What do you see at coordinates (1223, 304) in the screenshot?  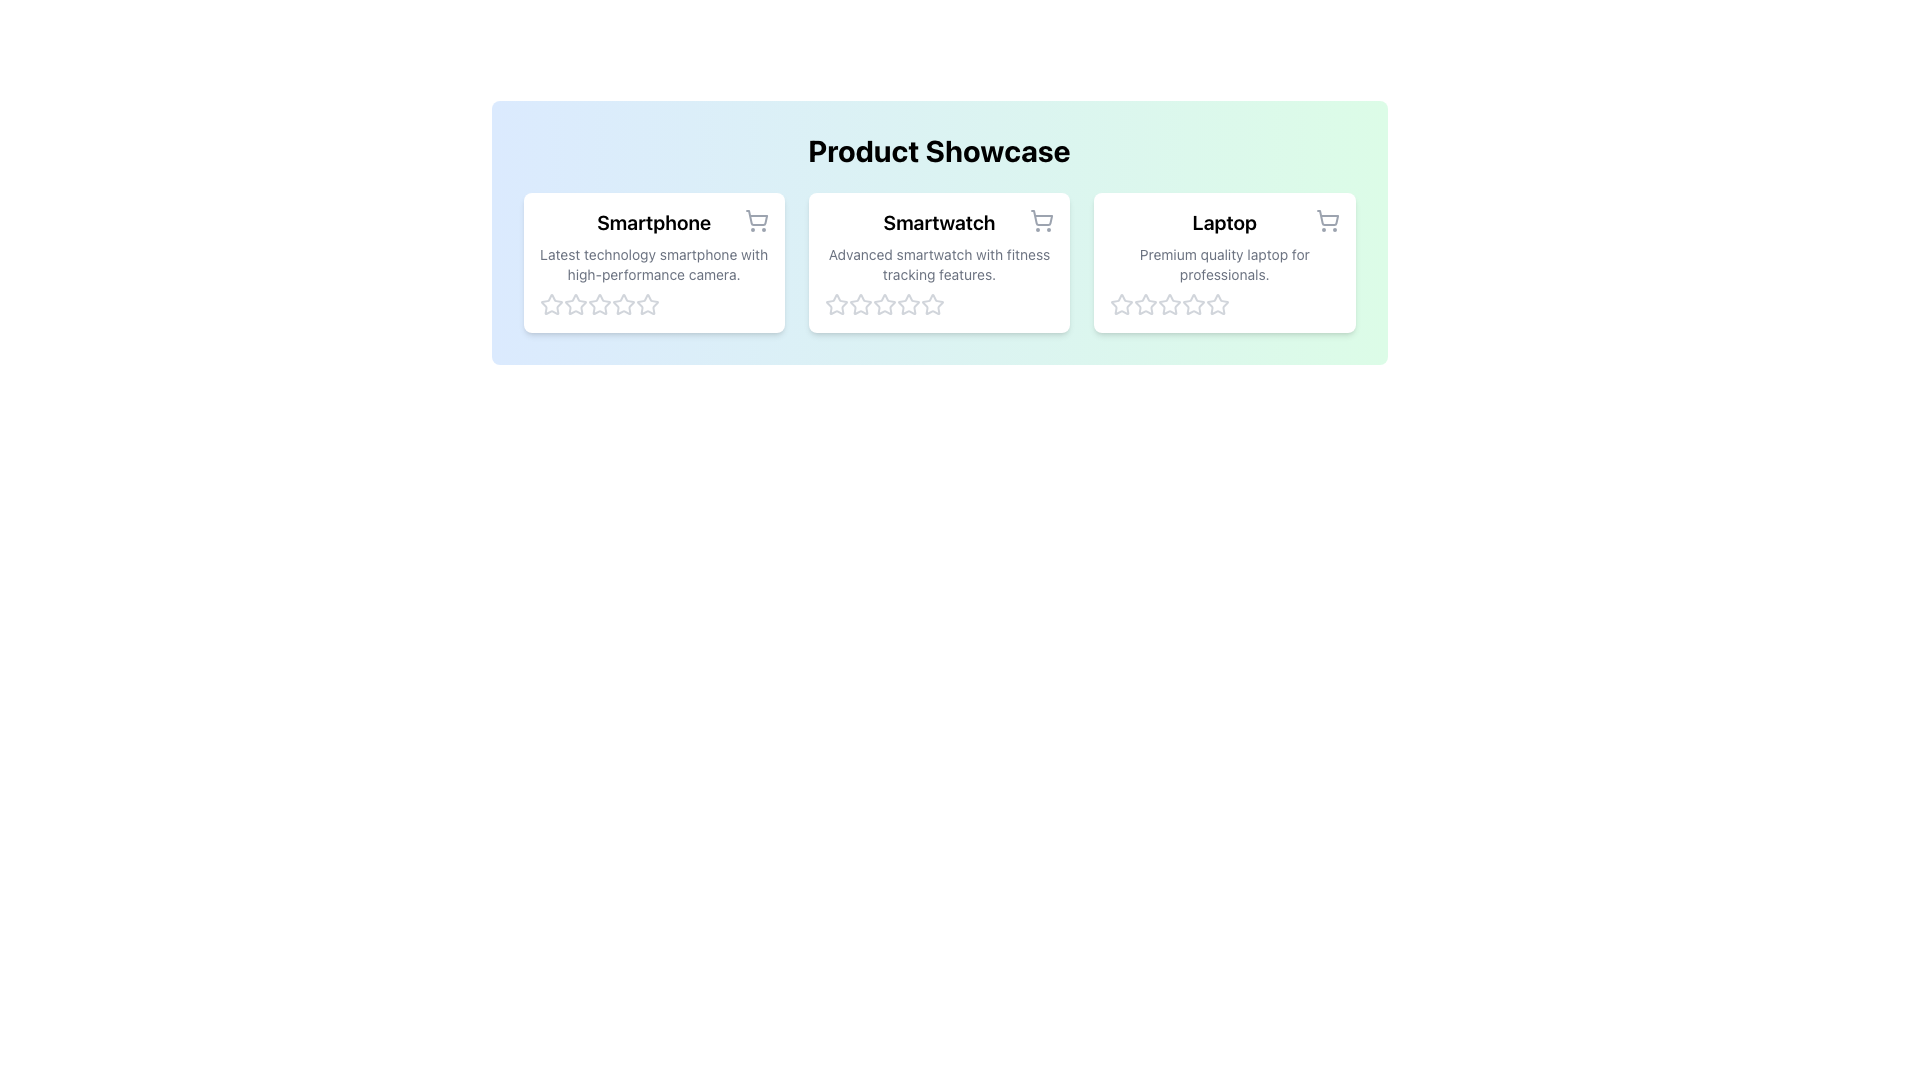 I see `the stars in the rating display component located at the bottom of the 'Laptop' card` at bounding box center [1223, 304].